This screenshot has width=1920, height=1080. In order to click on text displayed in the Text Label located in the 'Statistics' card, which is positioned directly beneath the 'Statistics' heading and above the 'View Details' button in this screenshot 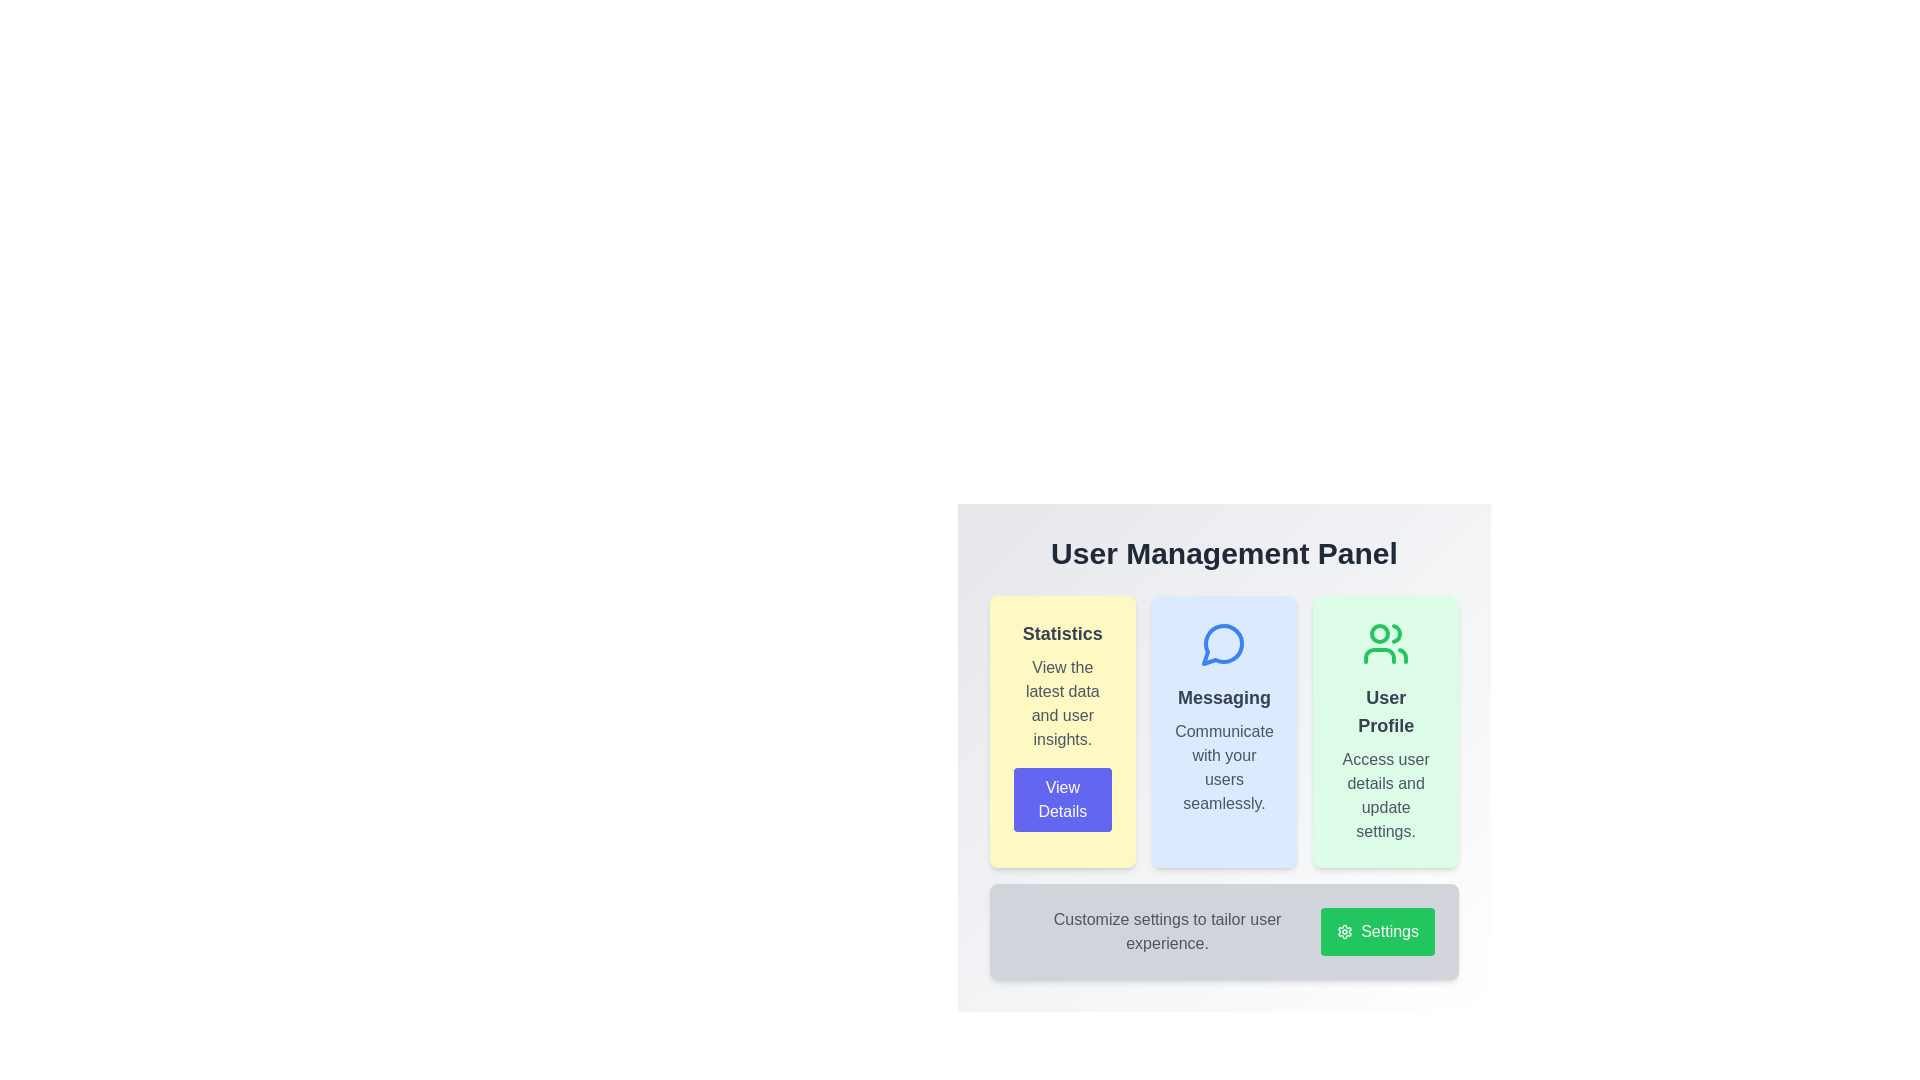, I will do `click(1061, 703)`.